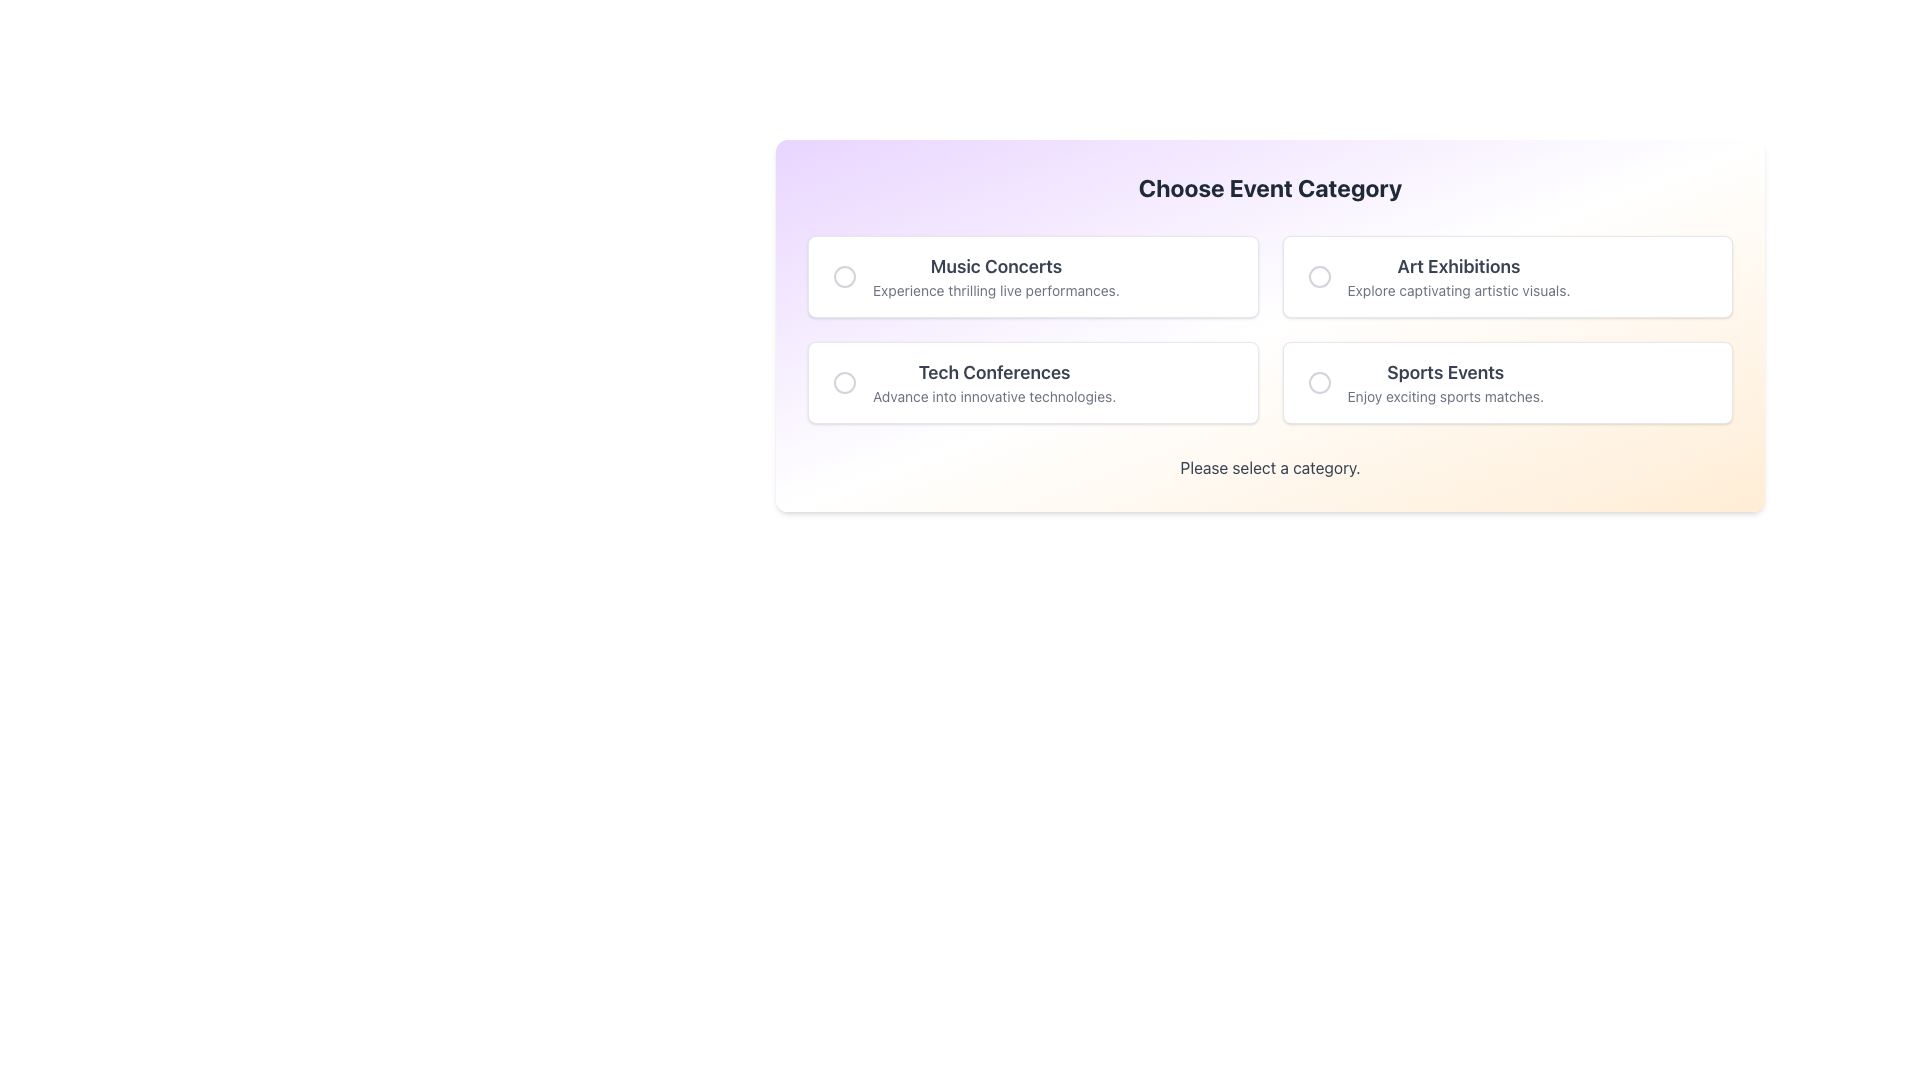 The width and height of the screenshot is (1920, 1080). I want to click on the circular radio button indicator located within the 'Sports Events' area in the bottom-right of the grid interface, so click(1319, 382).